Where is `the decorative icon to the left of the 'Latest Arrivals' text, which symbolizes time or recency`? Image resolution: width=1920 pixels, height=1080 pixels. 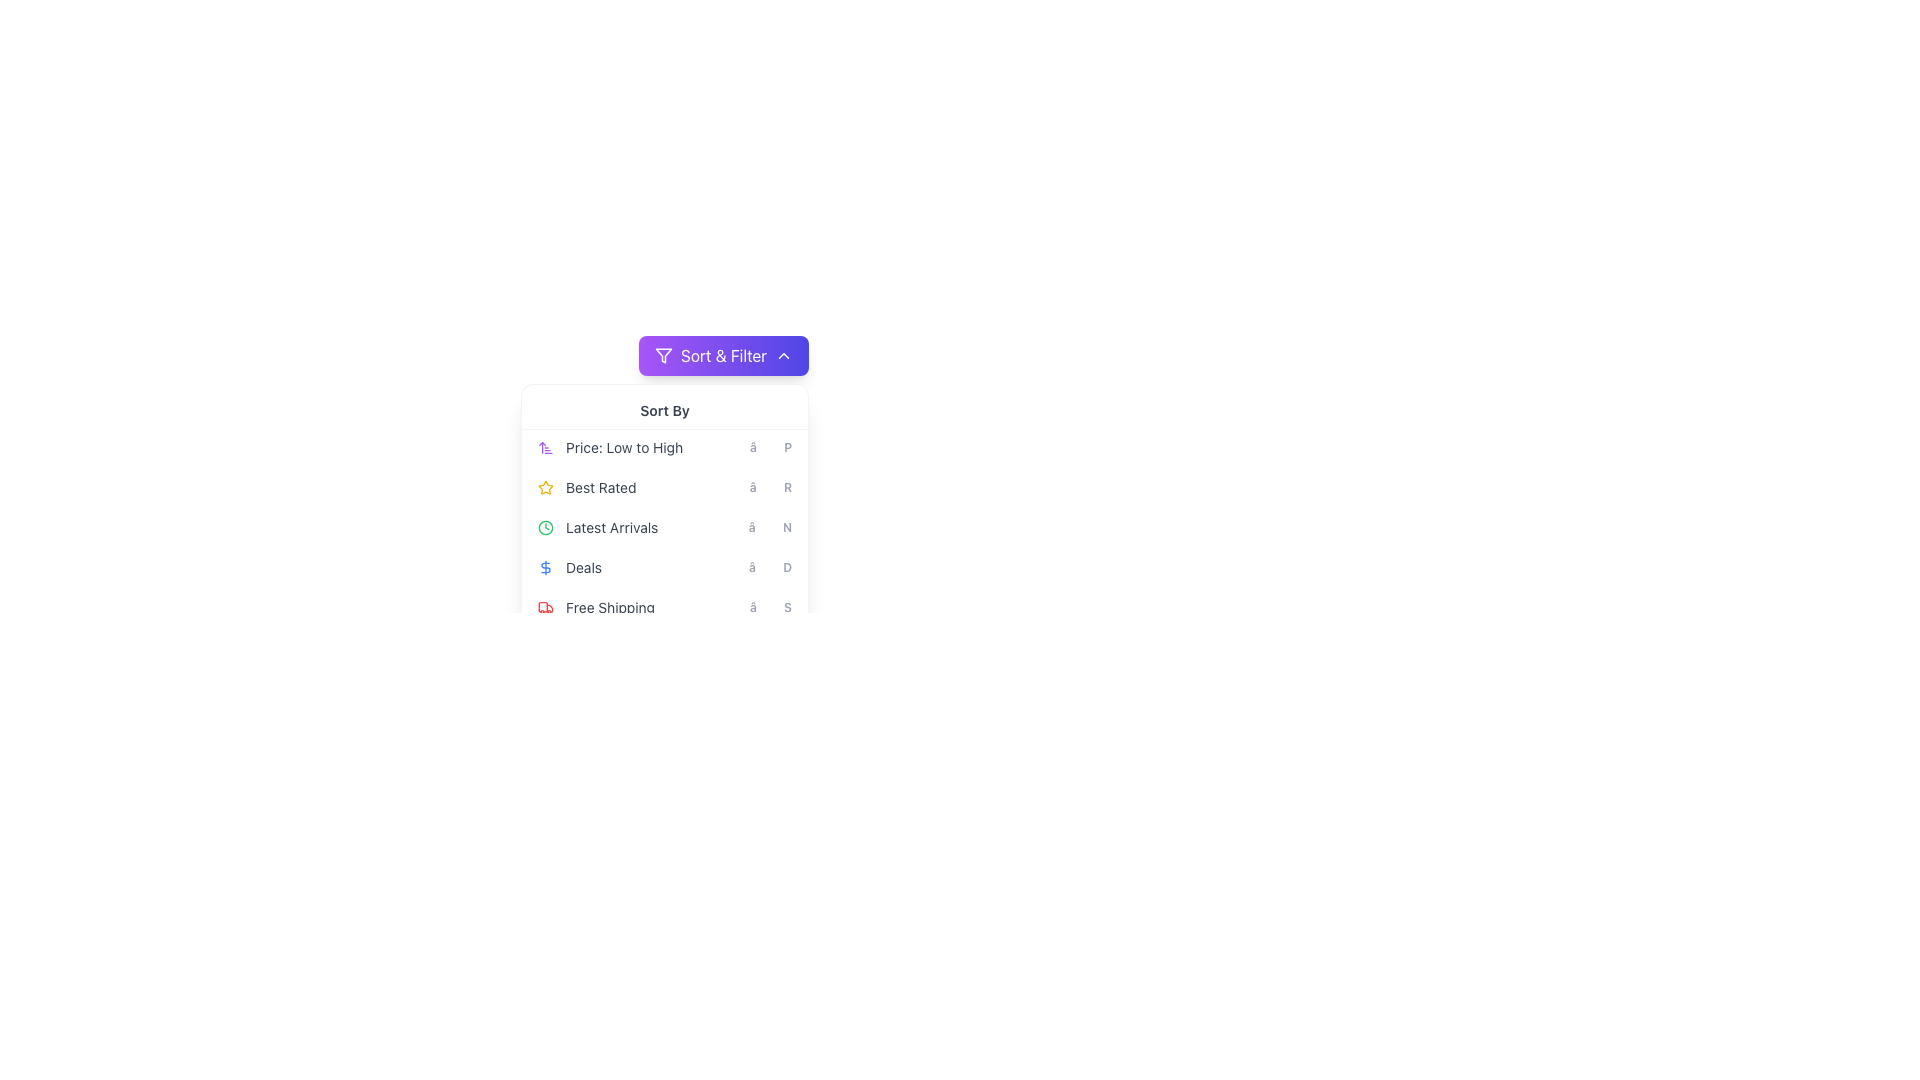 the decorative icon to the left of the 'Latest Arrivals' text, which symbolizes time or recency is located at coordinates (546, 527).